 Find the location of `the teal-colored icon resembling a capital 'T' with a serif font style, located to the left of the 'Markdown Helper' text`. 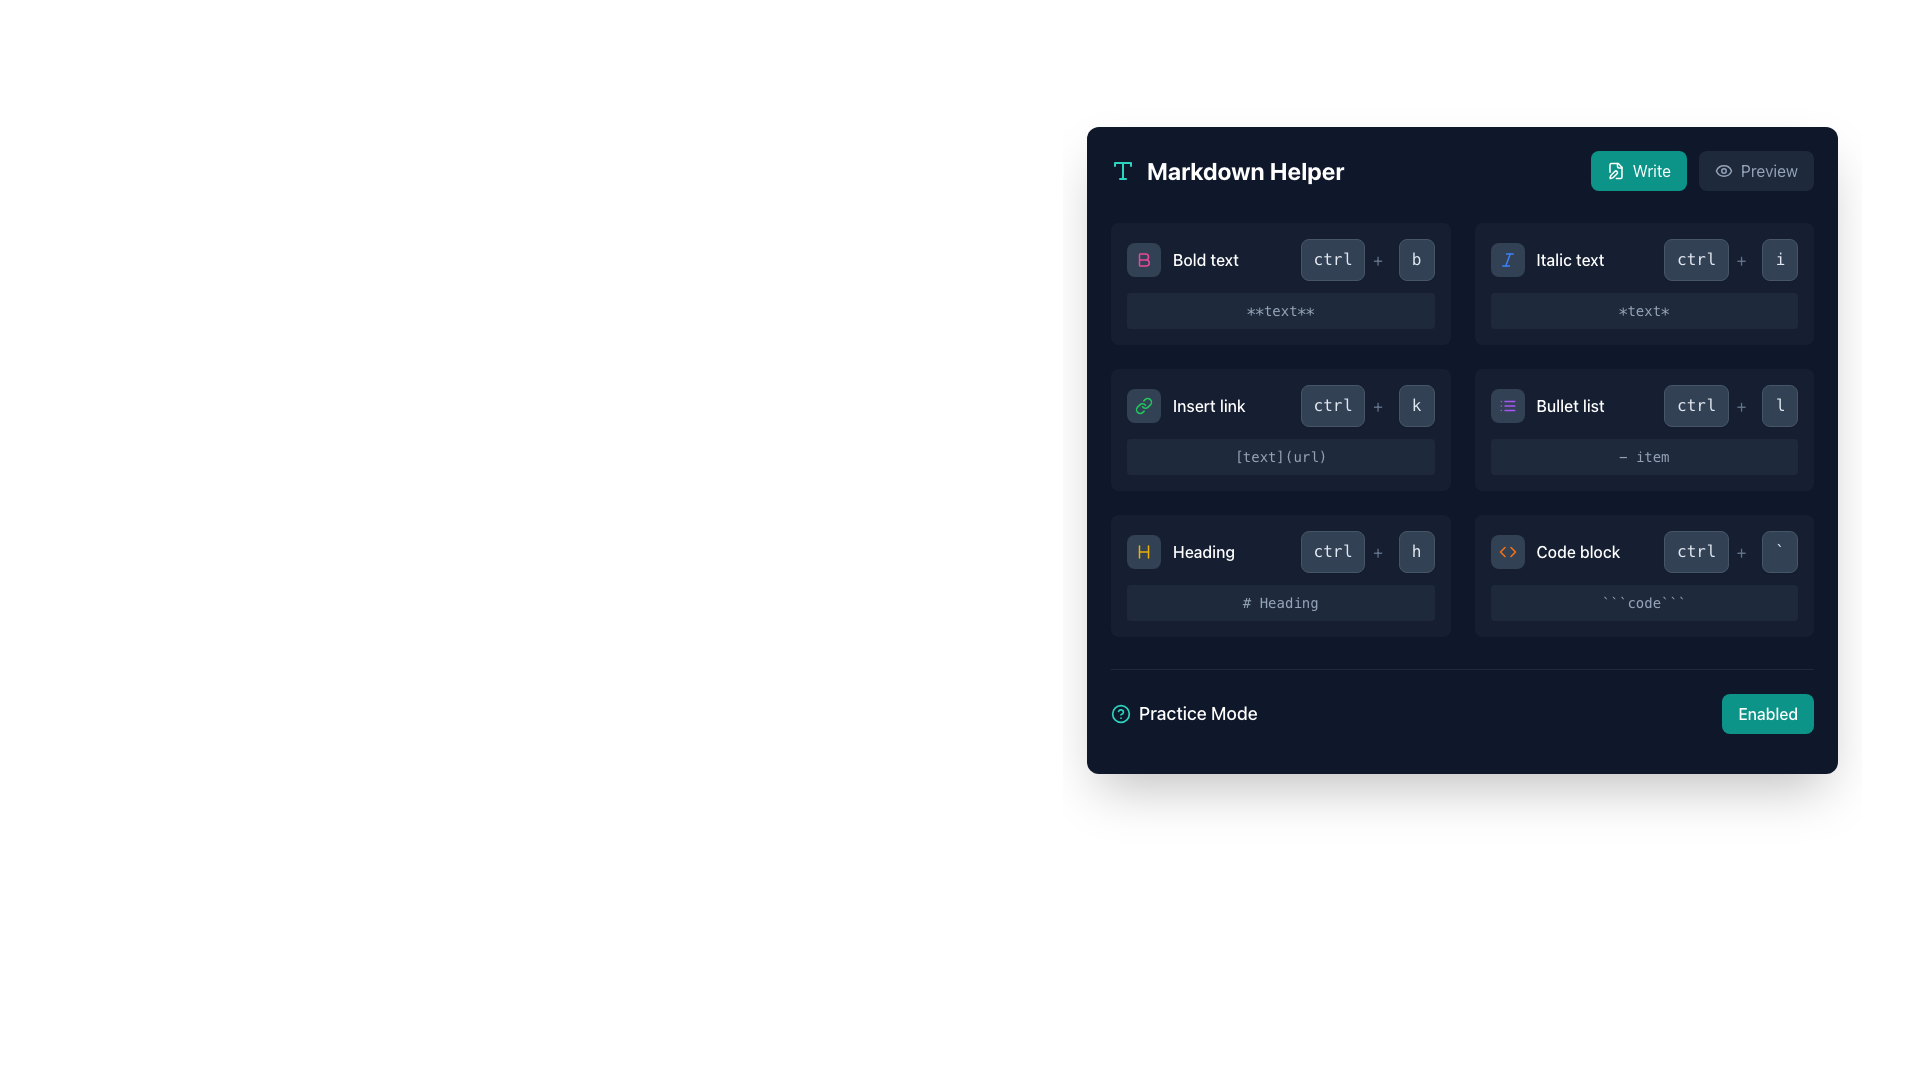

the teal-colored icon resembling a capital 'T' with a serif font style, located to the left of the 'Markdown Helper' text is located at coordinates (1123, 169).